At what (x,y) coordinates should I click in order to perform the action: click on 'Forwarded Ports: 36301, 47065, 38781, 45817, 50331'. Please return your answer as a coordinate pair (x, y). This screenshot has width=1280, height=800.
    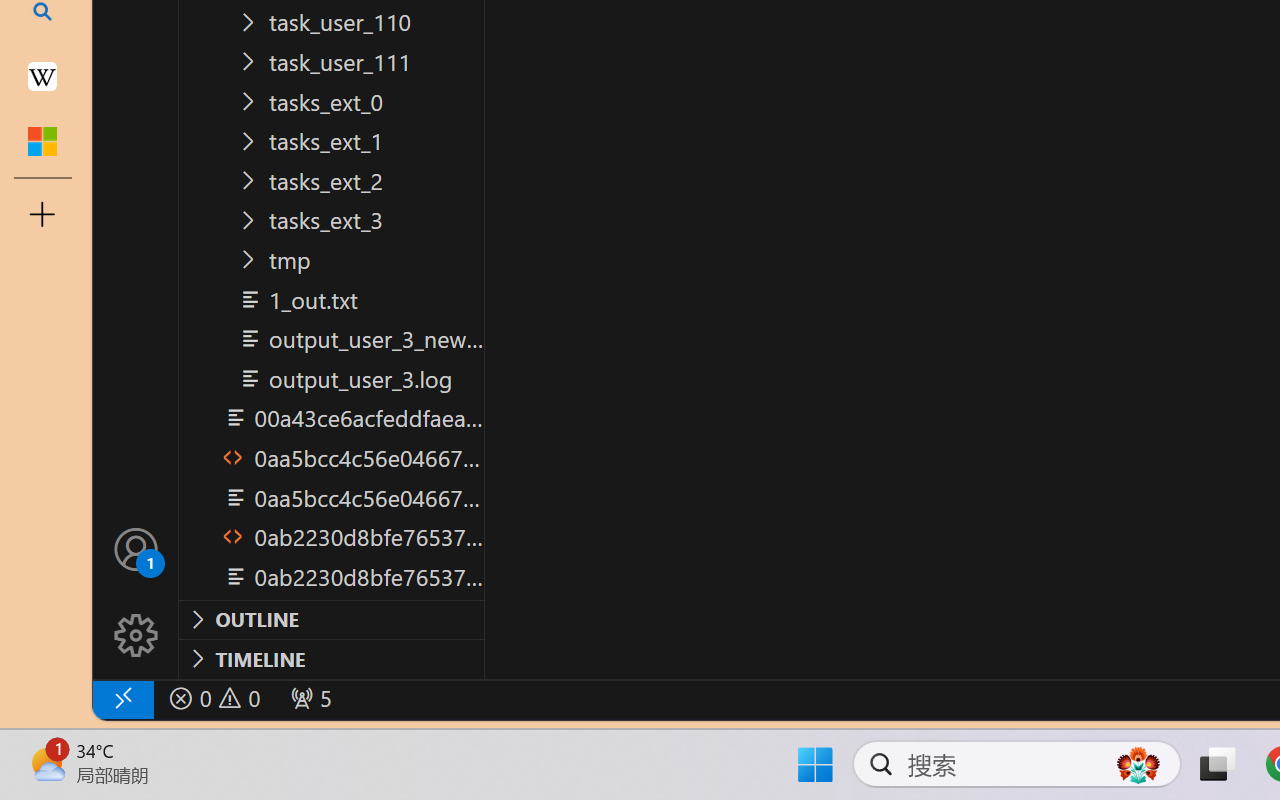
    Looking at the image, I should click on (308, 698).